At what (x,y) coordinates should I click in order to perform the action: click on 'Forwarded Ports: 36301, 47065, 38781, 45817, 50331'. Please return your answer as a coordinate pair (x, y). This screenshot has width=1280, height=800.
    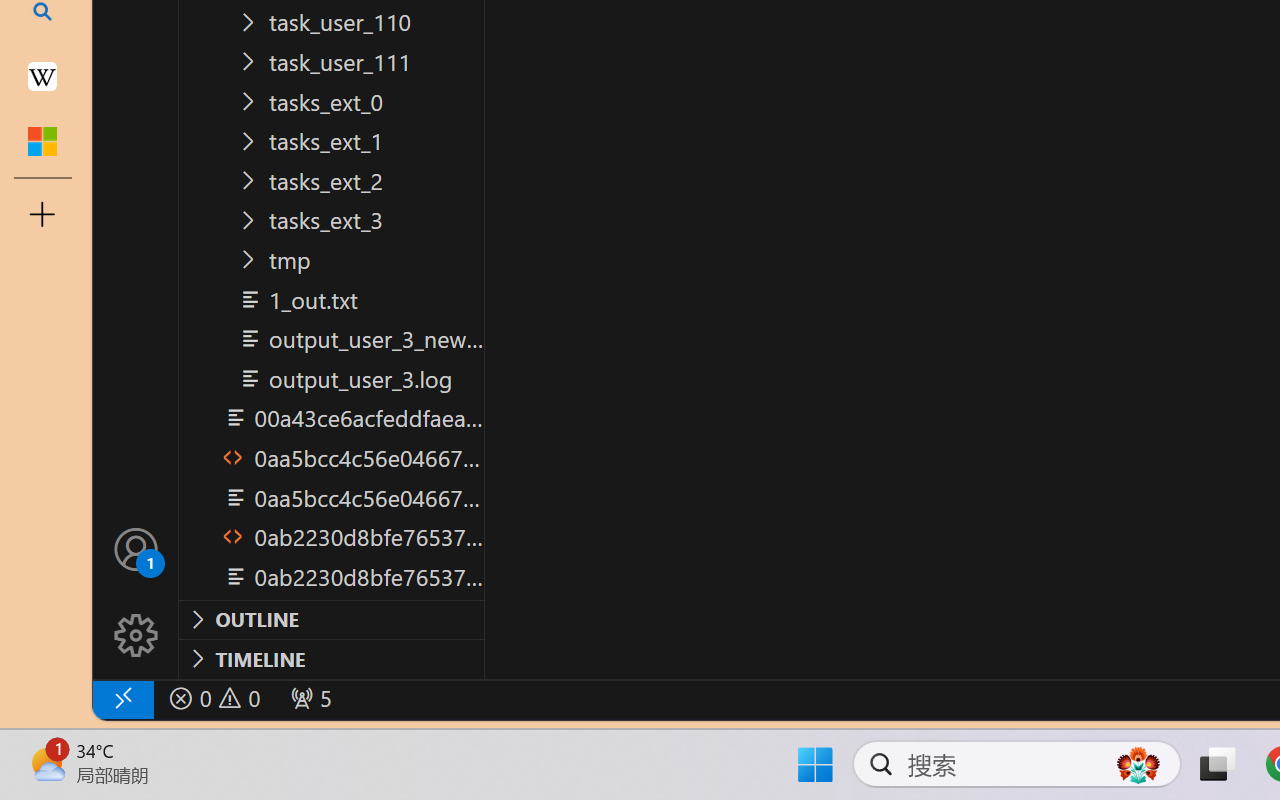
    Looking at the image, I should click on (308, 698).